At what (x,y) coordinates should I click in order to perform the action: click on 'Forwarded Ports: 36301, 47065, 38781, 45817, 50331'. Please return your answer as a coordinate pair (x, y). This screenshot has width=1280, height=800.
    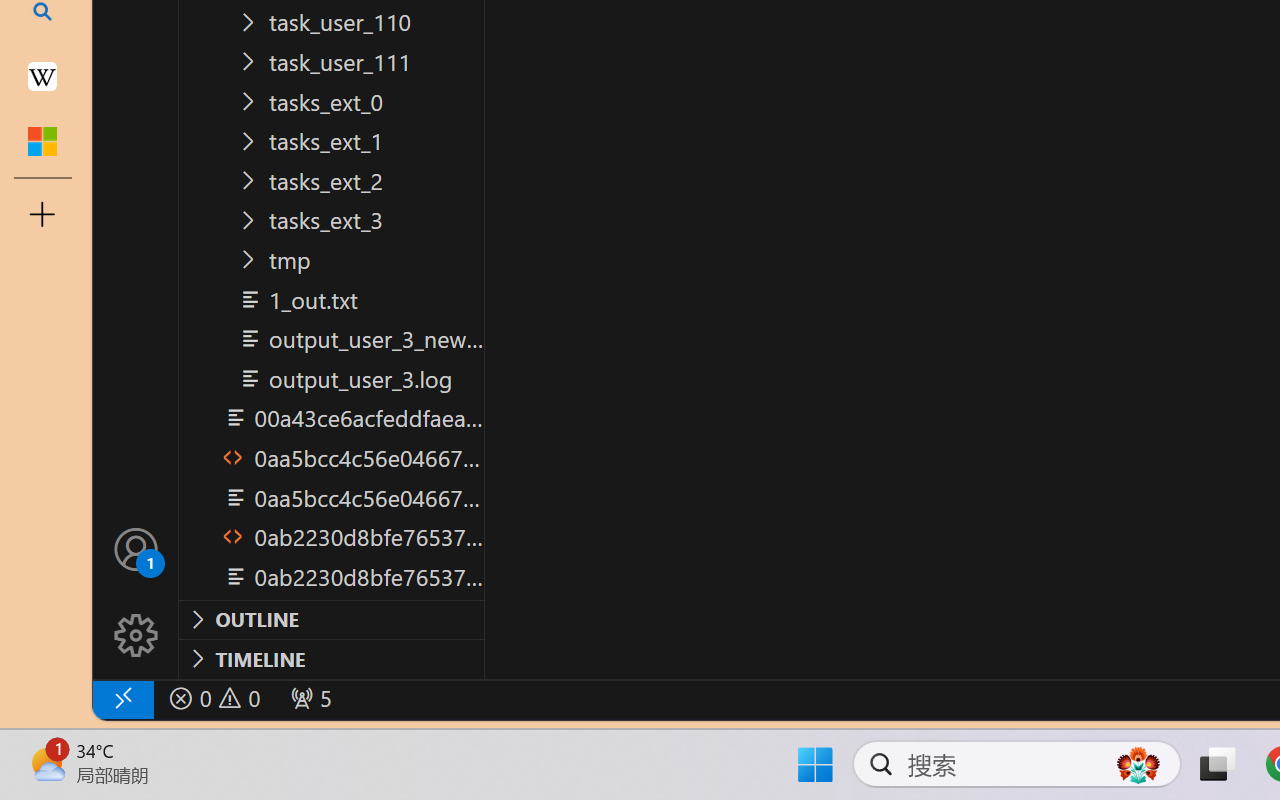
    Looking at the image, I should click on (308, 698).